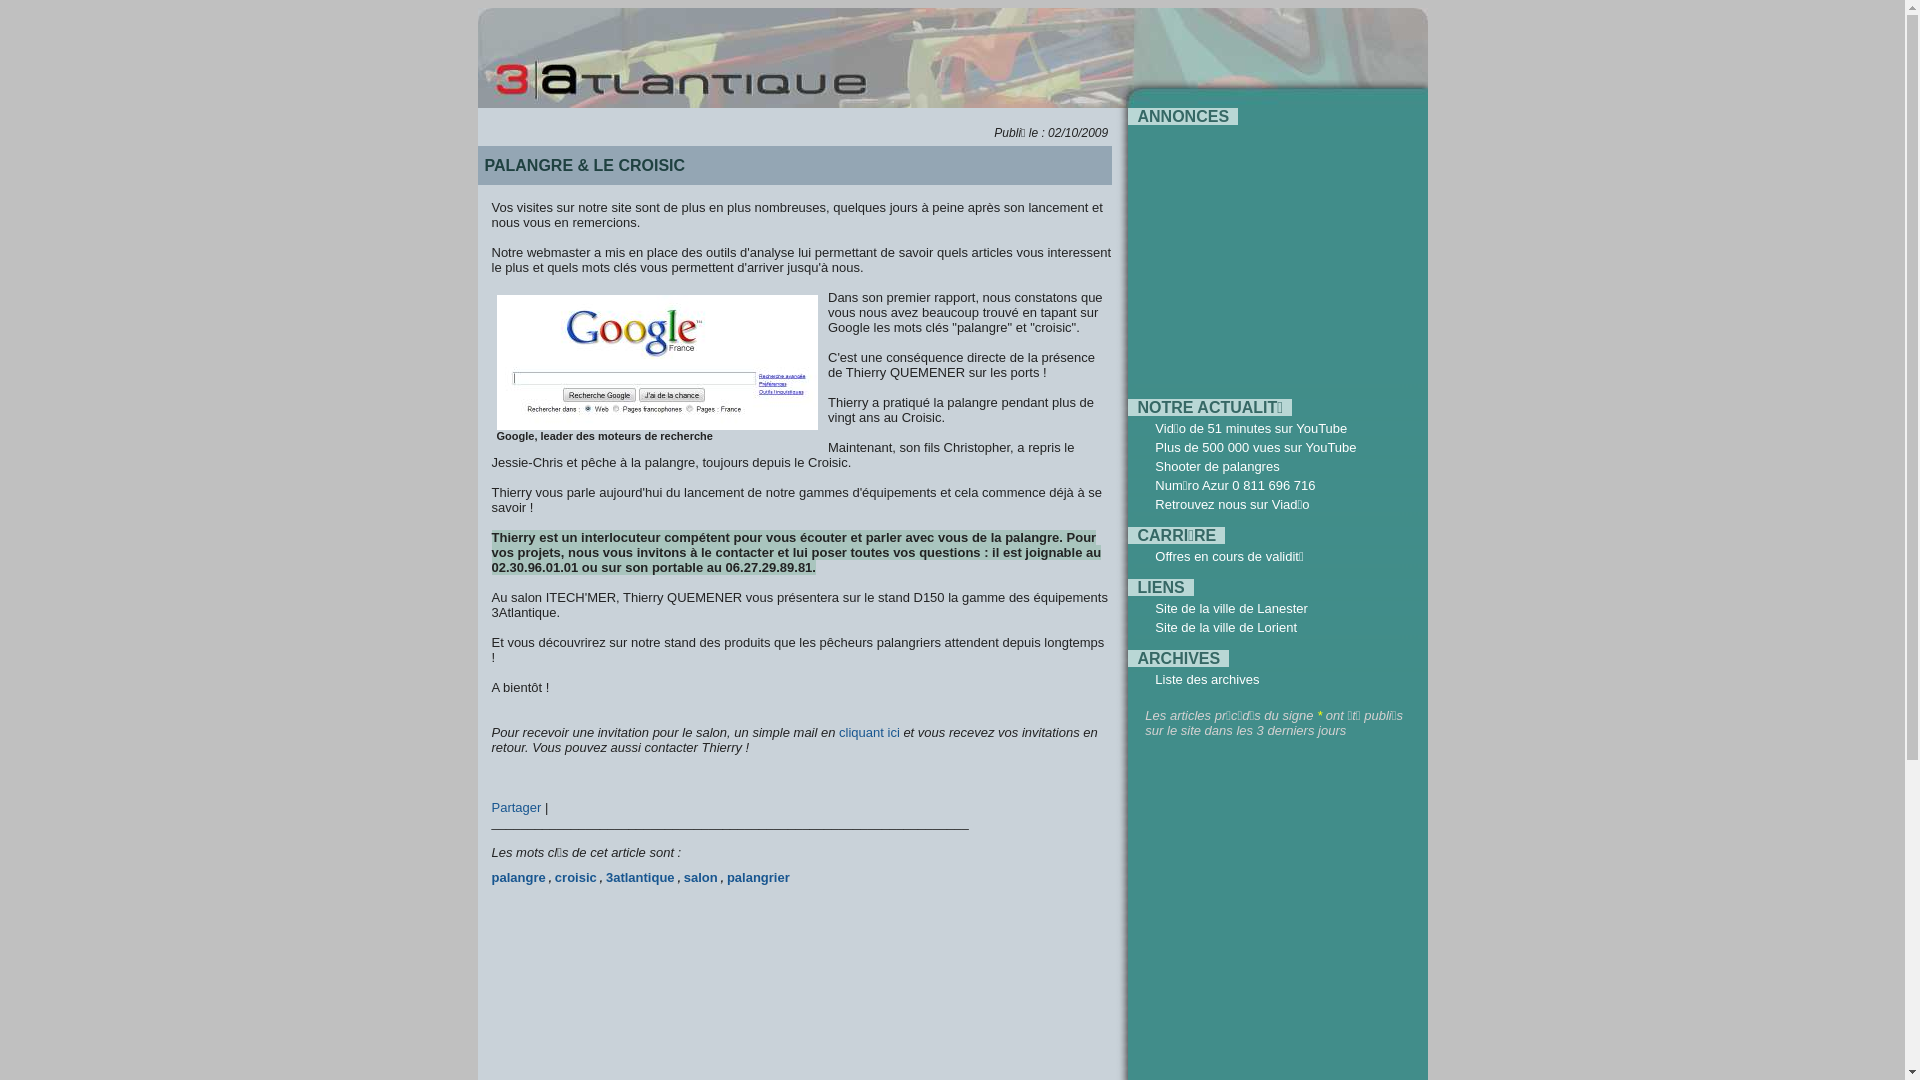 The width and height of the screenshot is (1920, 1080). Describe the element at coordinates (1216, 466) in the screenshot. I see `'Shooter de palangres'` at that location.